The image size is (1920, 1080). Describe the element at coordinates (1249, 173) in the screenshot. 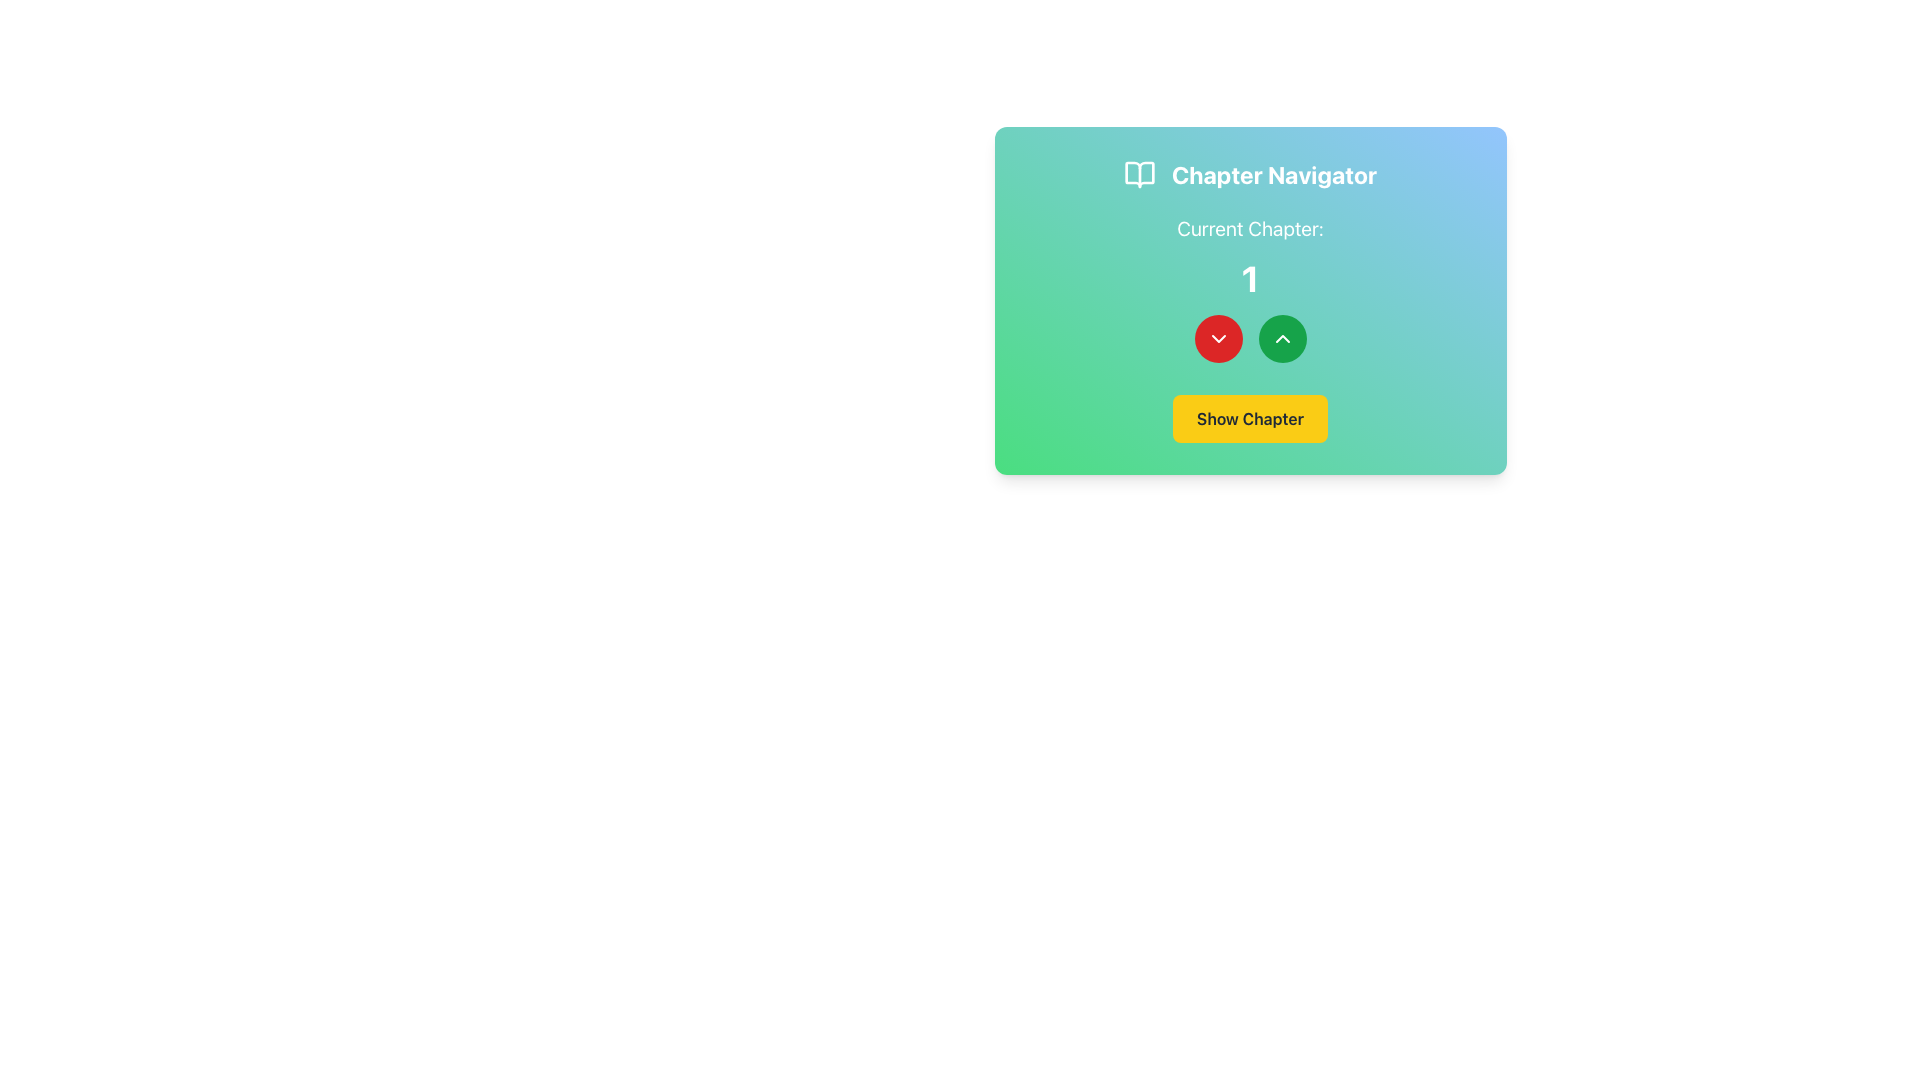

I see `the 'Chapter Navigator' text label or the accompanying open book icon for potential interactions` at that location.